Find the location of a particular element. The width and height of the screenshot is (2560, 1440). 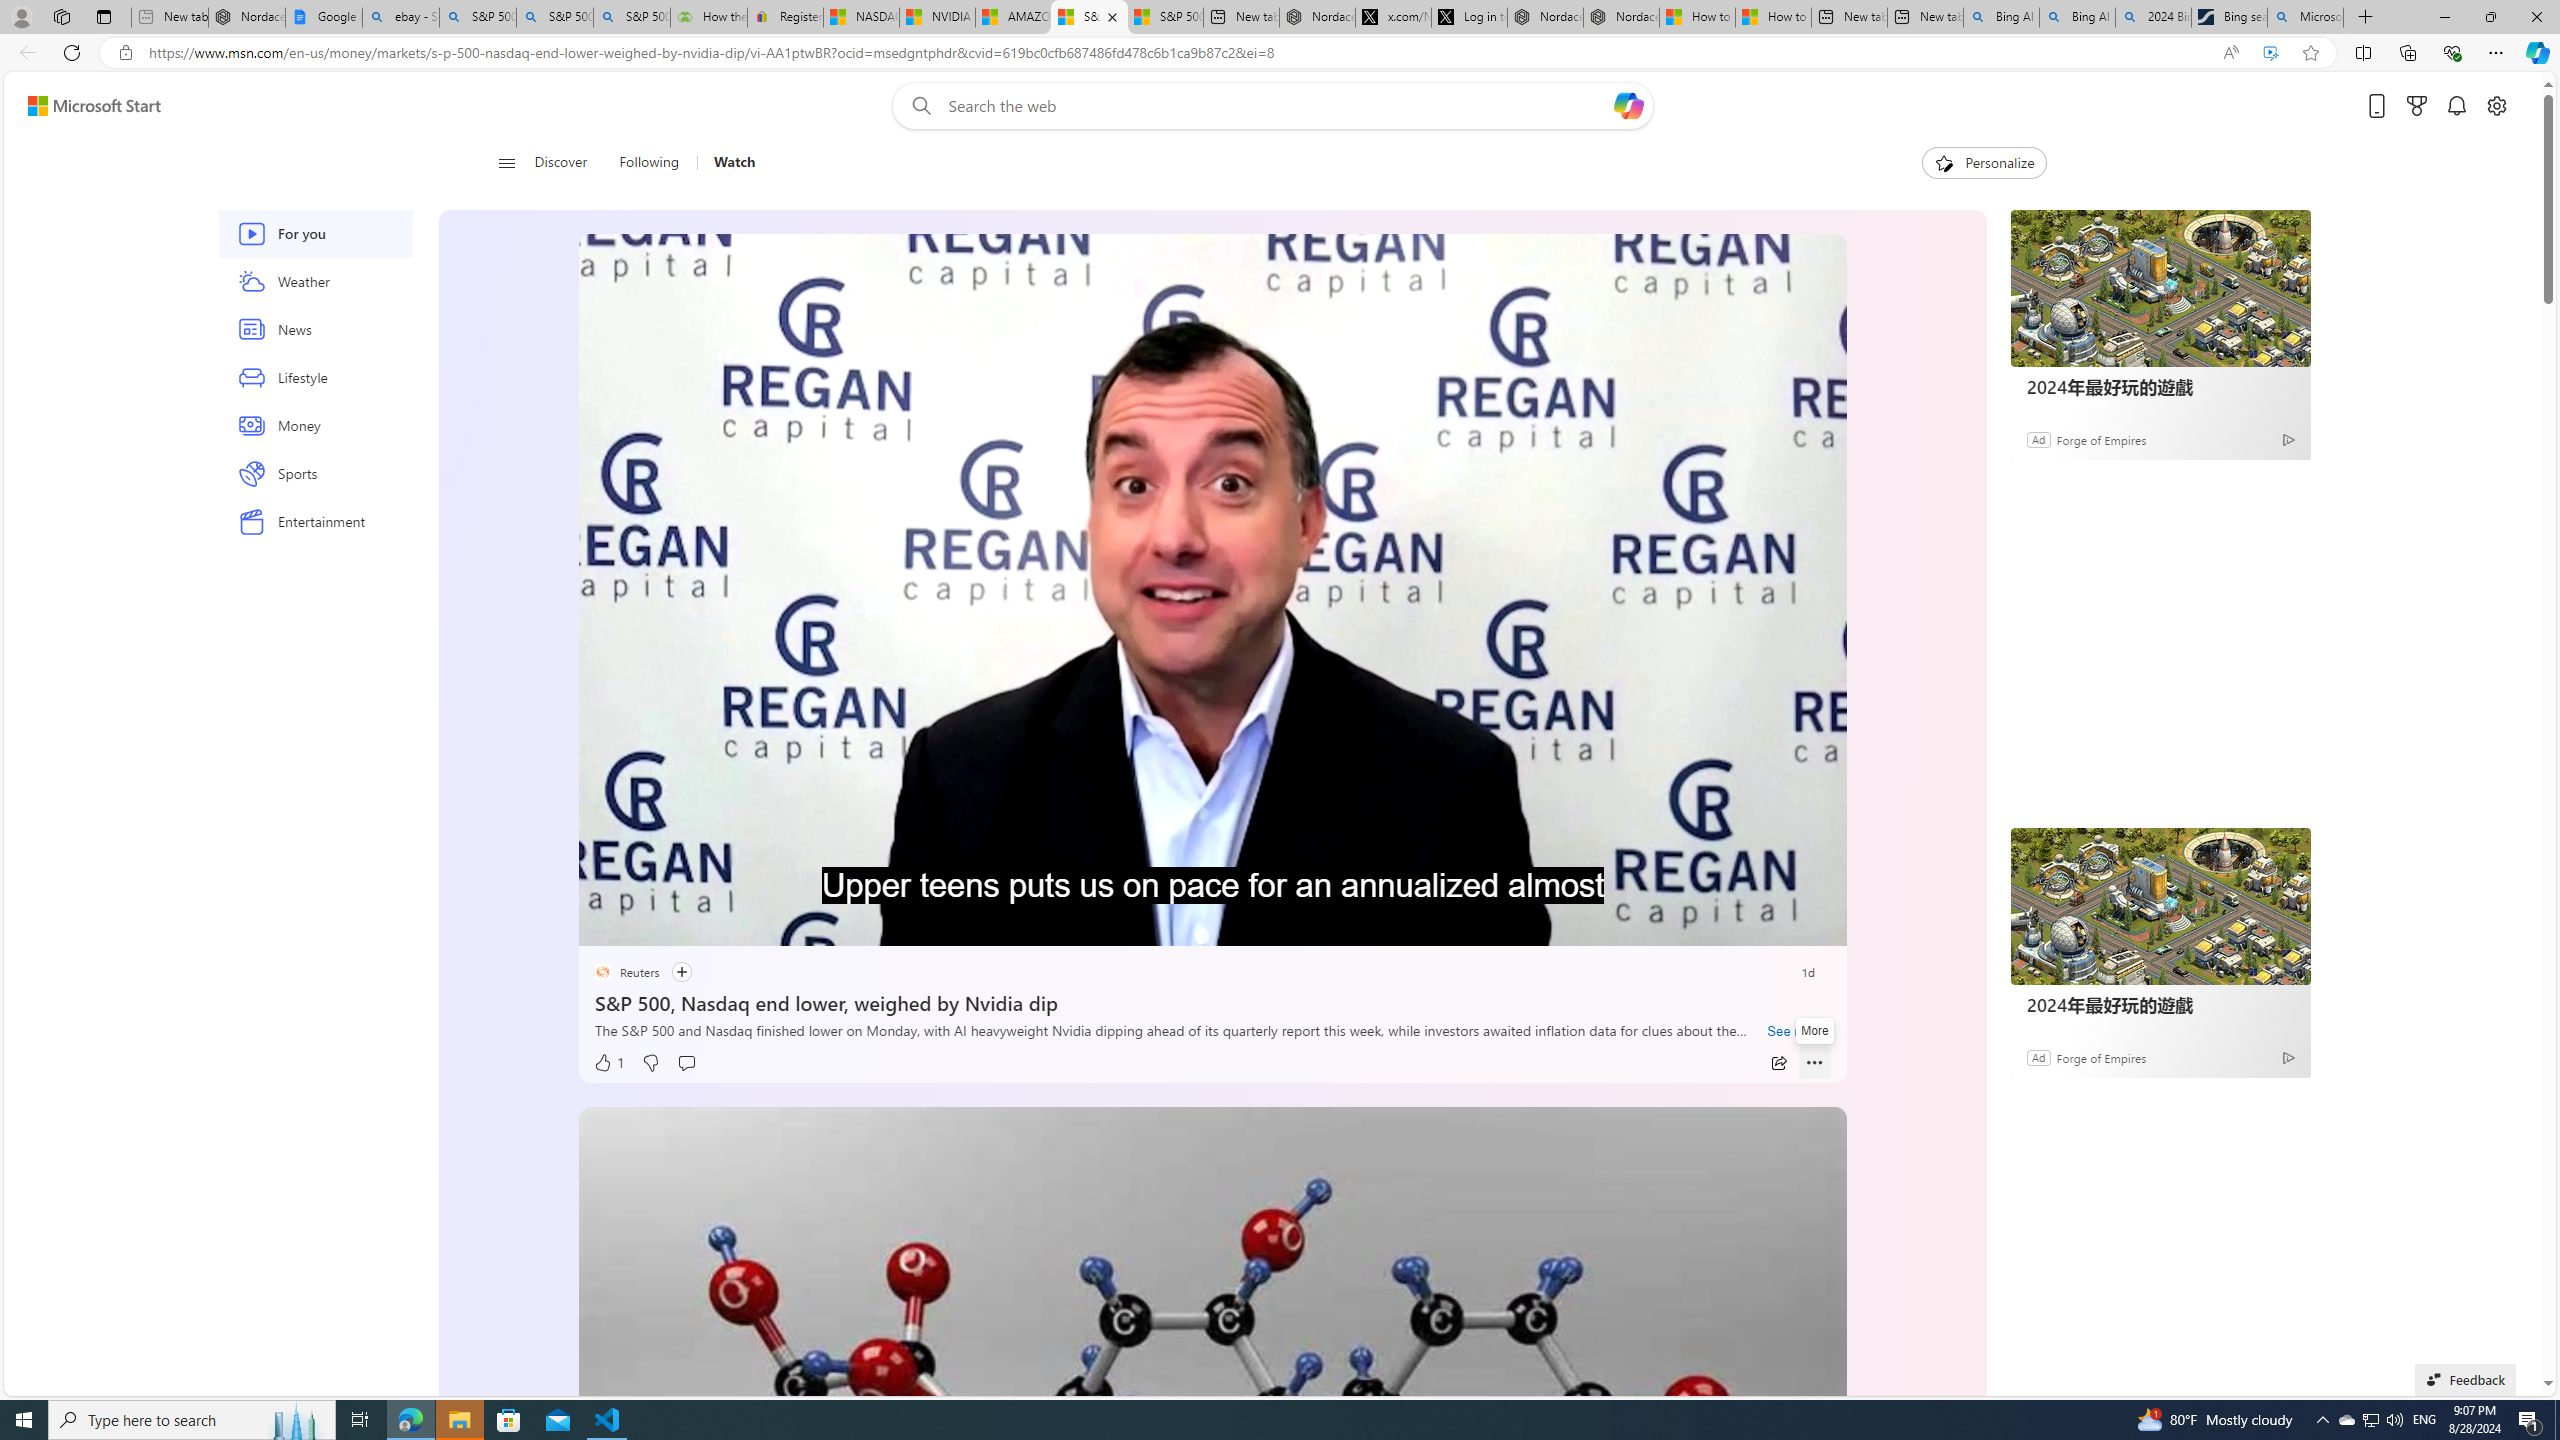

'Register: Create a personal eBay account' is located at coordinates (784, 16).